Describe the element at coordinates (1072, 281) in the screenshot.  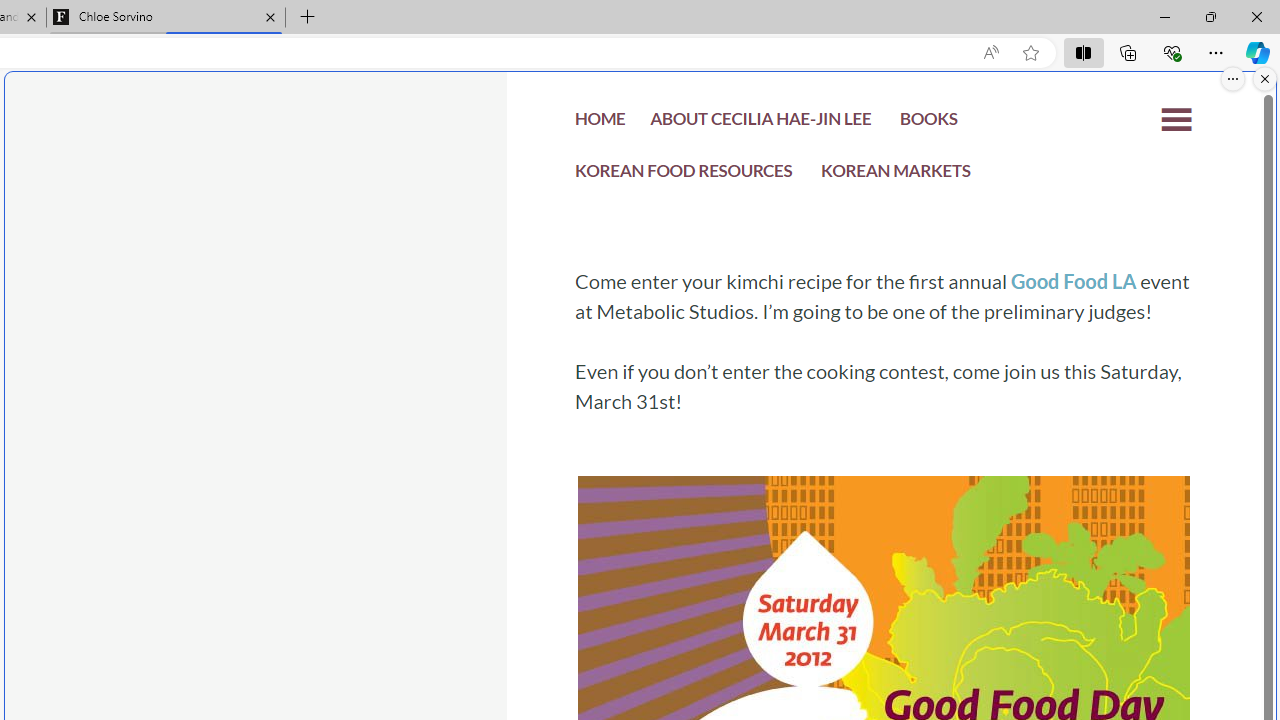
I see `'Good Food LA'` at that location.